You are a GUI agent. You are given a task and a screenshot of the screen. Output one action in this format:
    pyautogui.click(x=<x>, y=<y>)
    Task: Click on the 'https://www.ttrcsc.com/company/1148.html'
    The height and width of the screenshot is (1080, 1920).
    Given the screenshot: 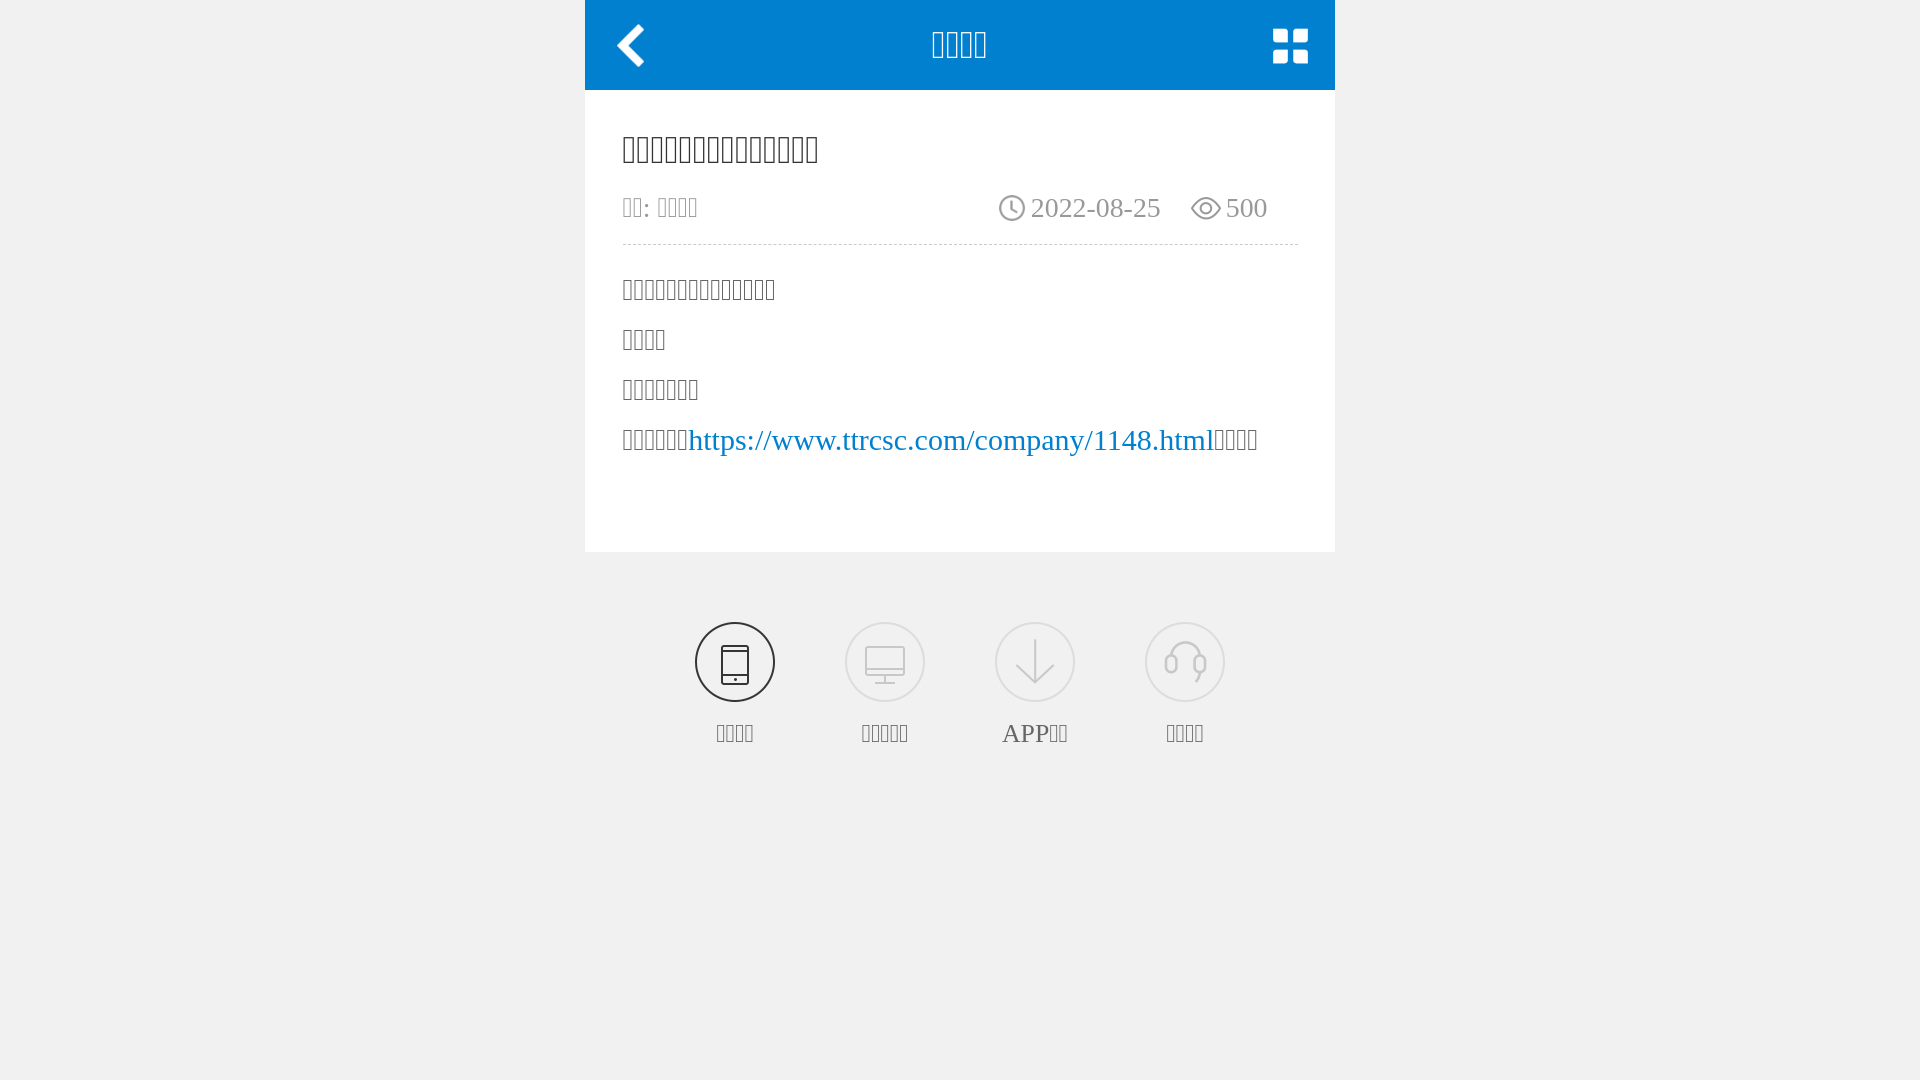 What is the action you would take?
    pyautogui.click(x=949, y=437)
    